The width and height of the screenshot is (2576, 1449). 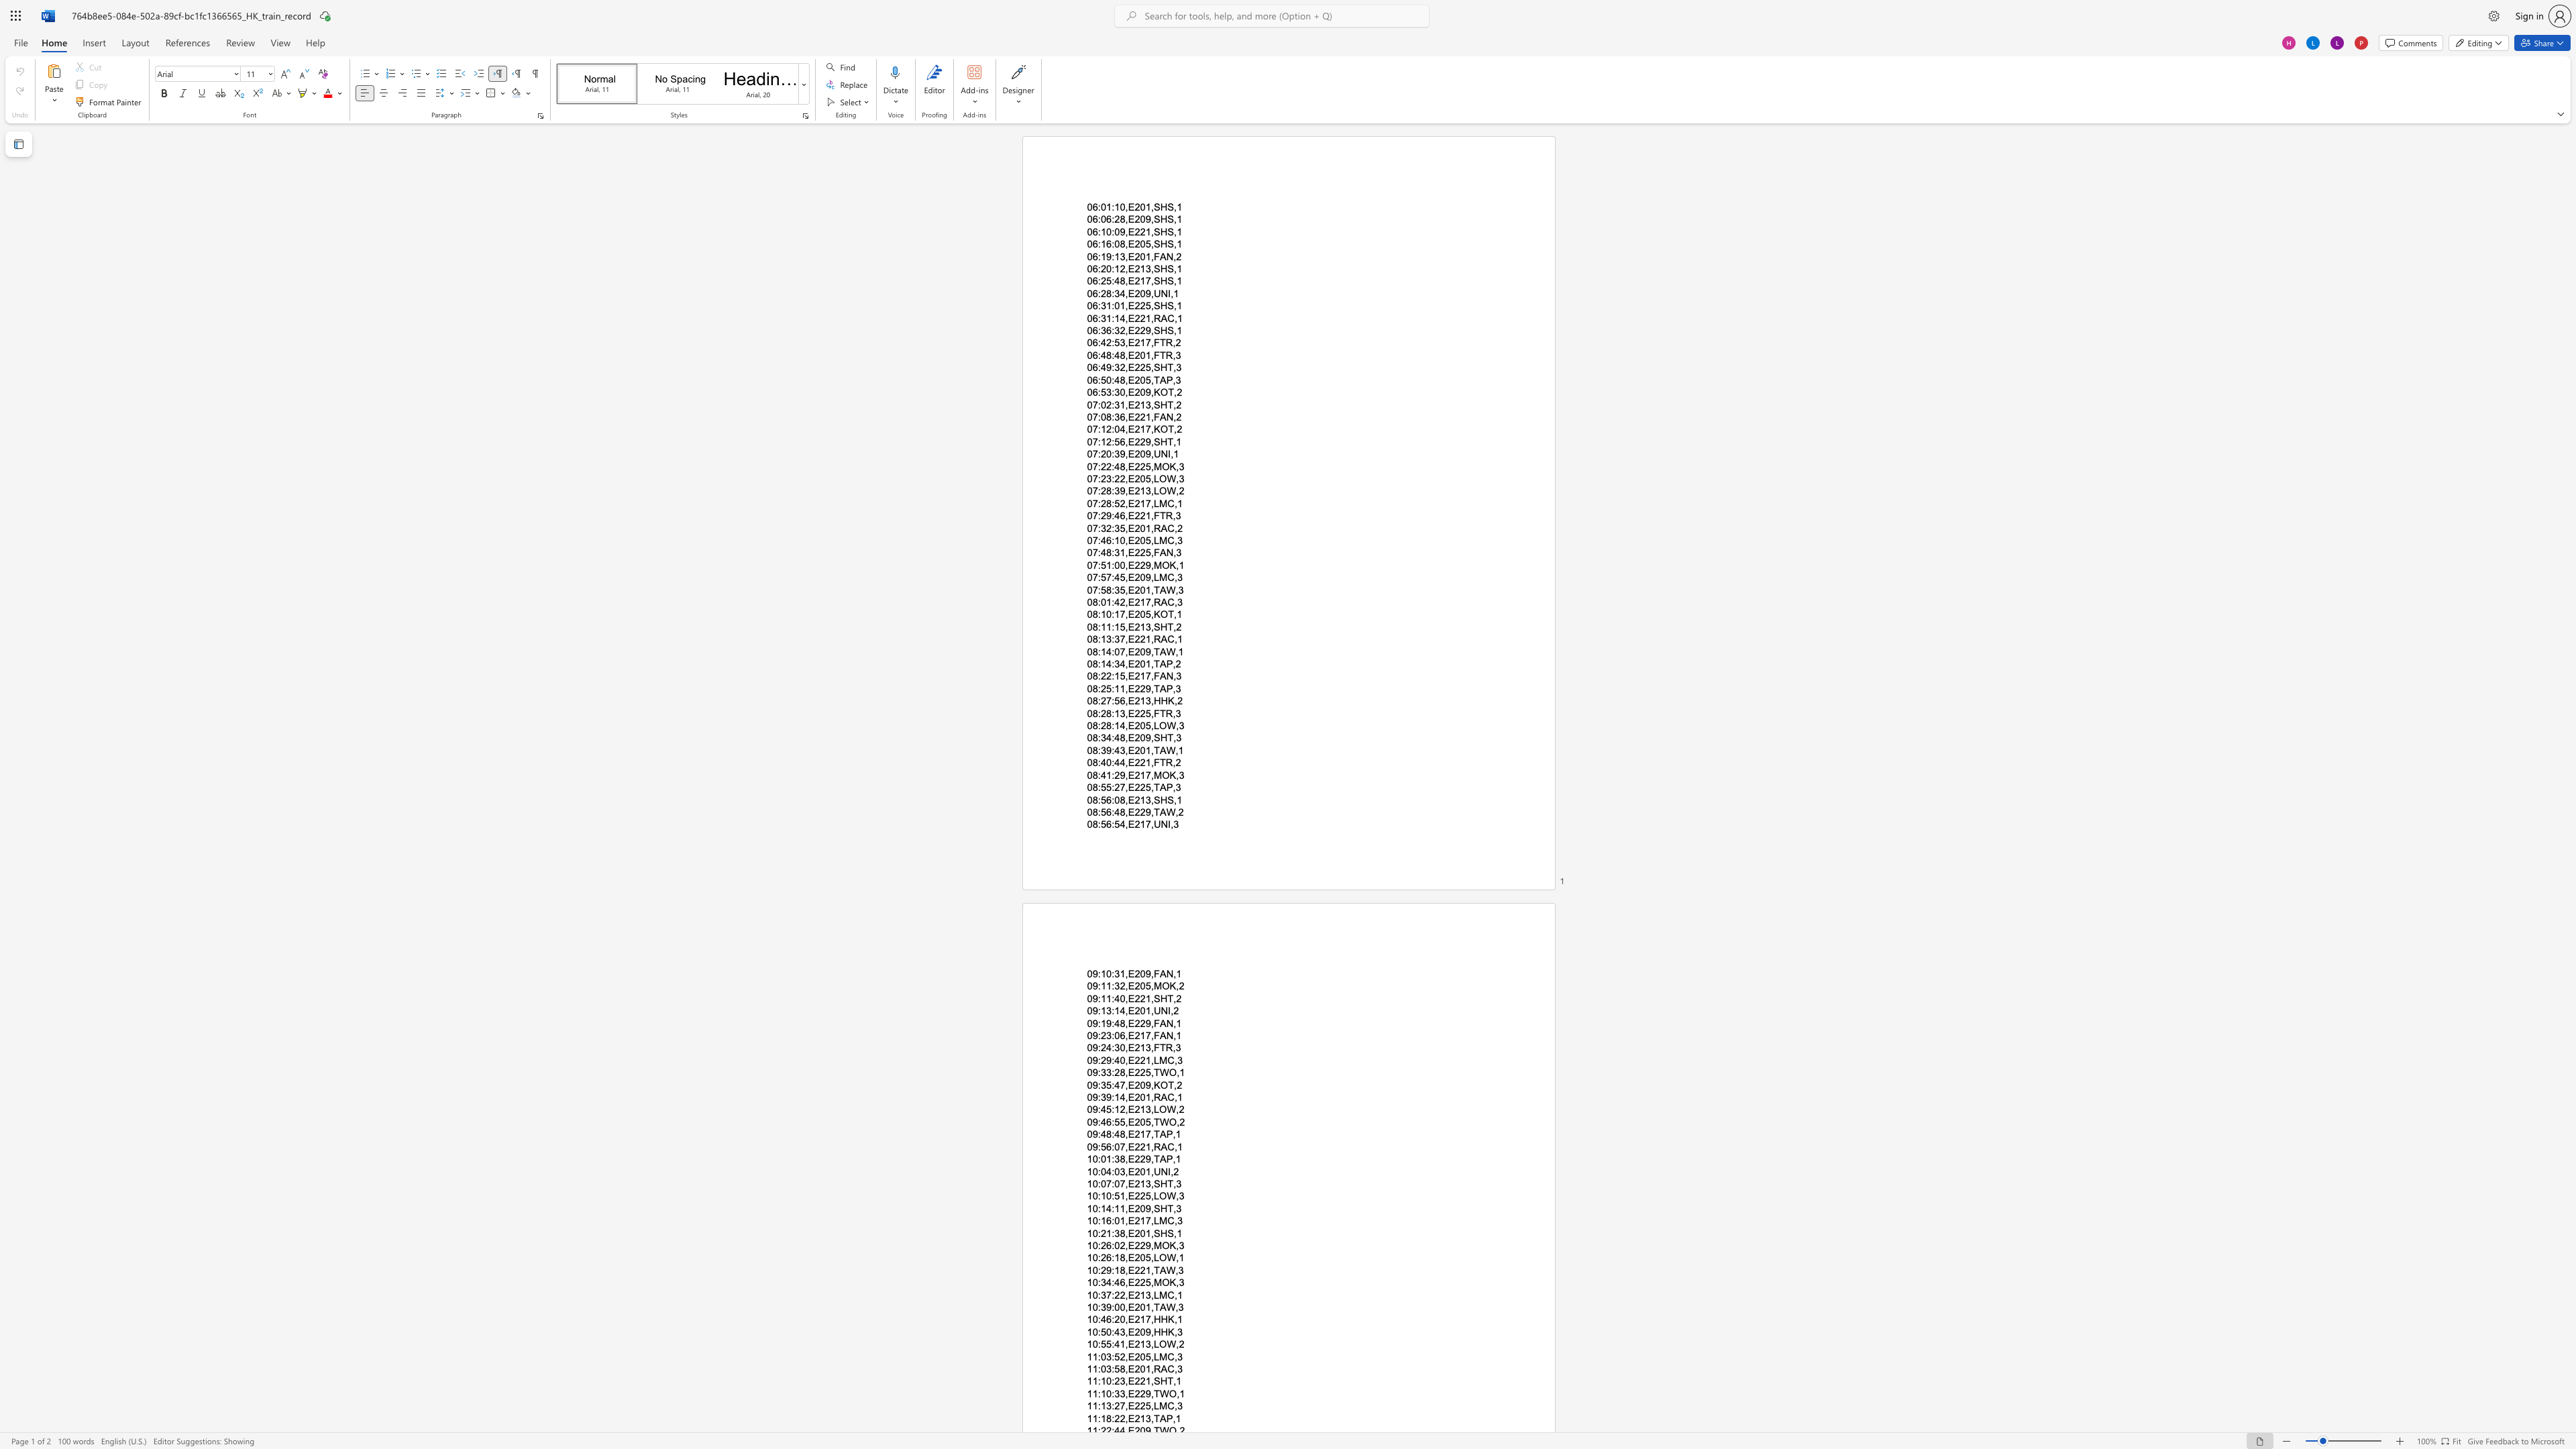 What do you see at coordinates (1127, 366) in the screenshot?
I see `the subset text "E225" within the text "06:49:32,E225,SHT,3"` at bounding box center [1127, 366].